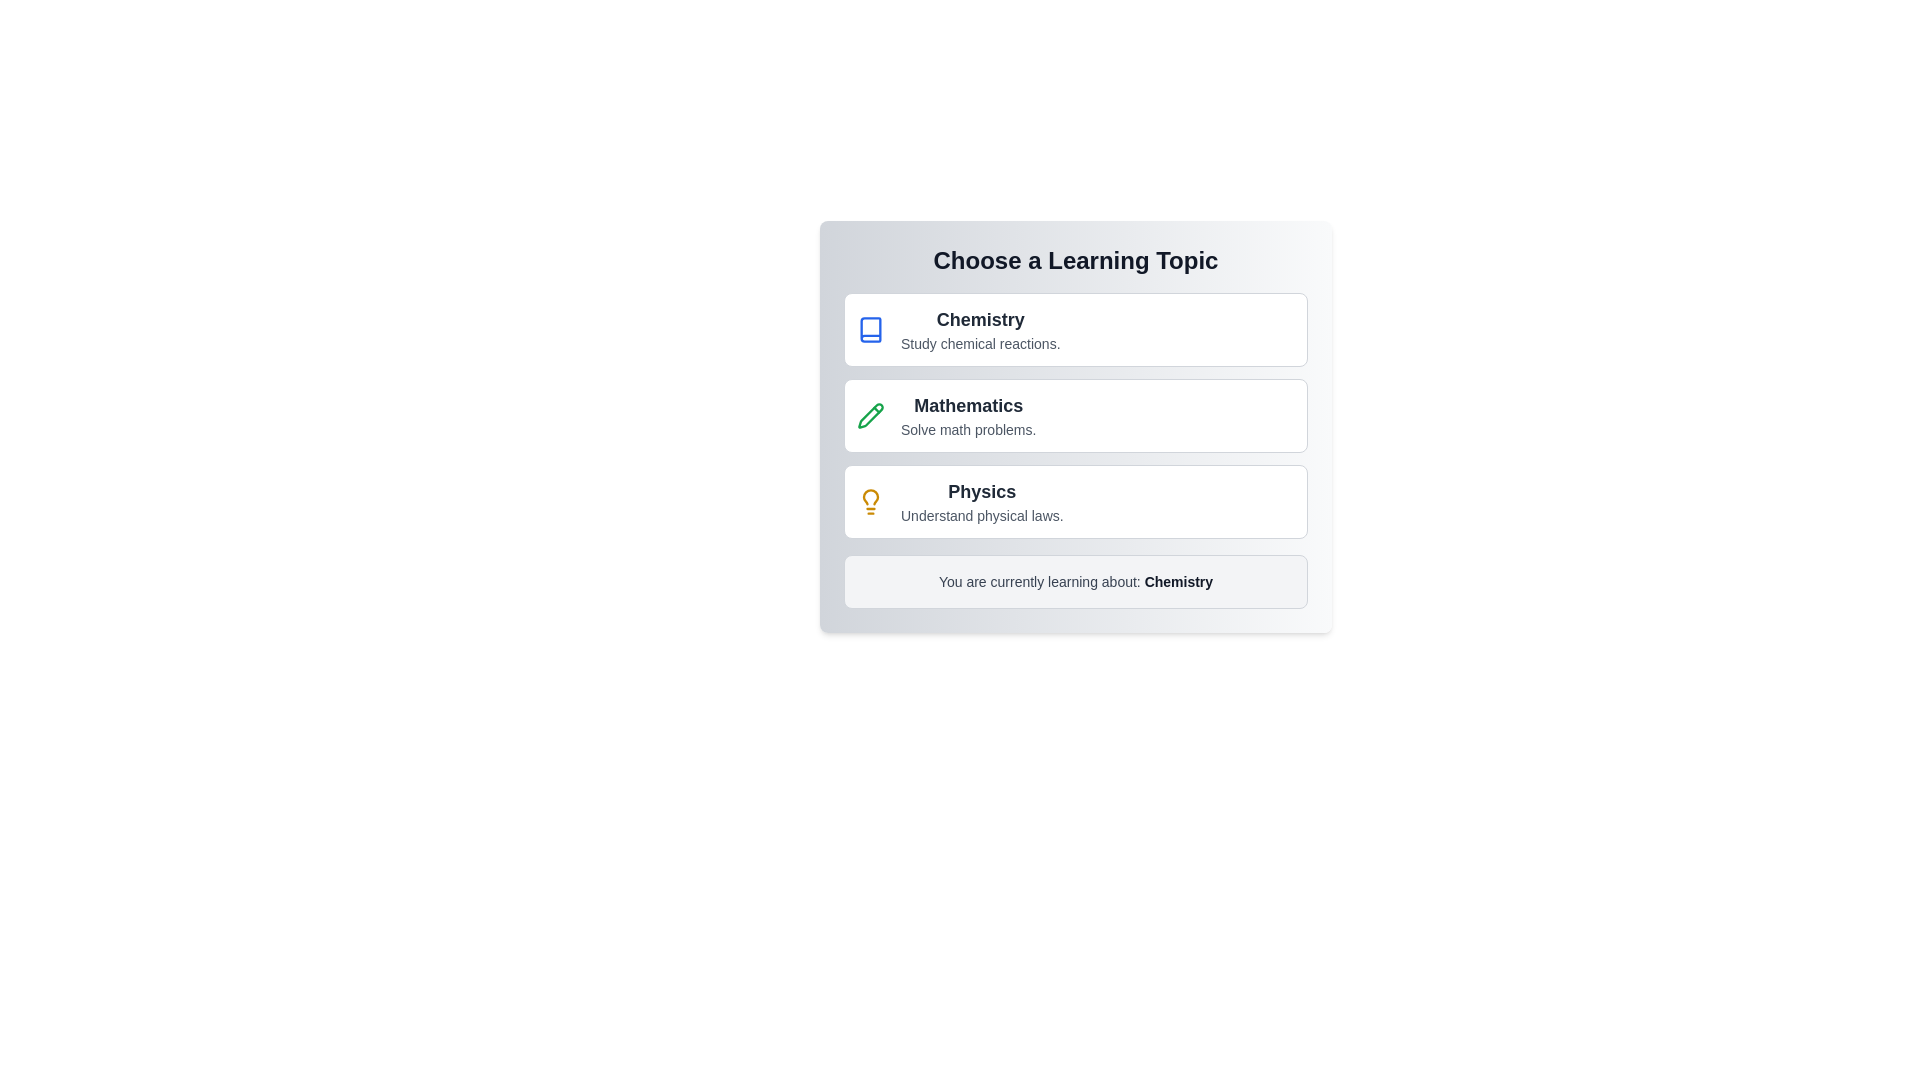 This screenshot has height=1080, width=1920. Describe the element at coordinates (982, 515) in the screenshot. I see `the text element displaying the phrase "Understand physical laws." which is positioned under the heading "Physics"` at that location.